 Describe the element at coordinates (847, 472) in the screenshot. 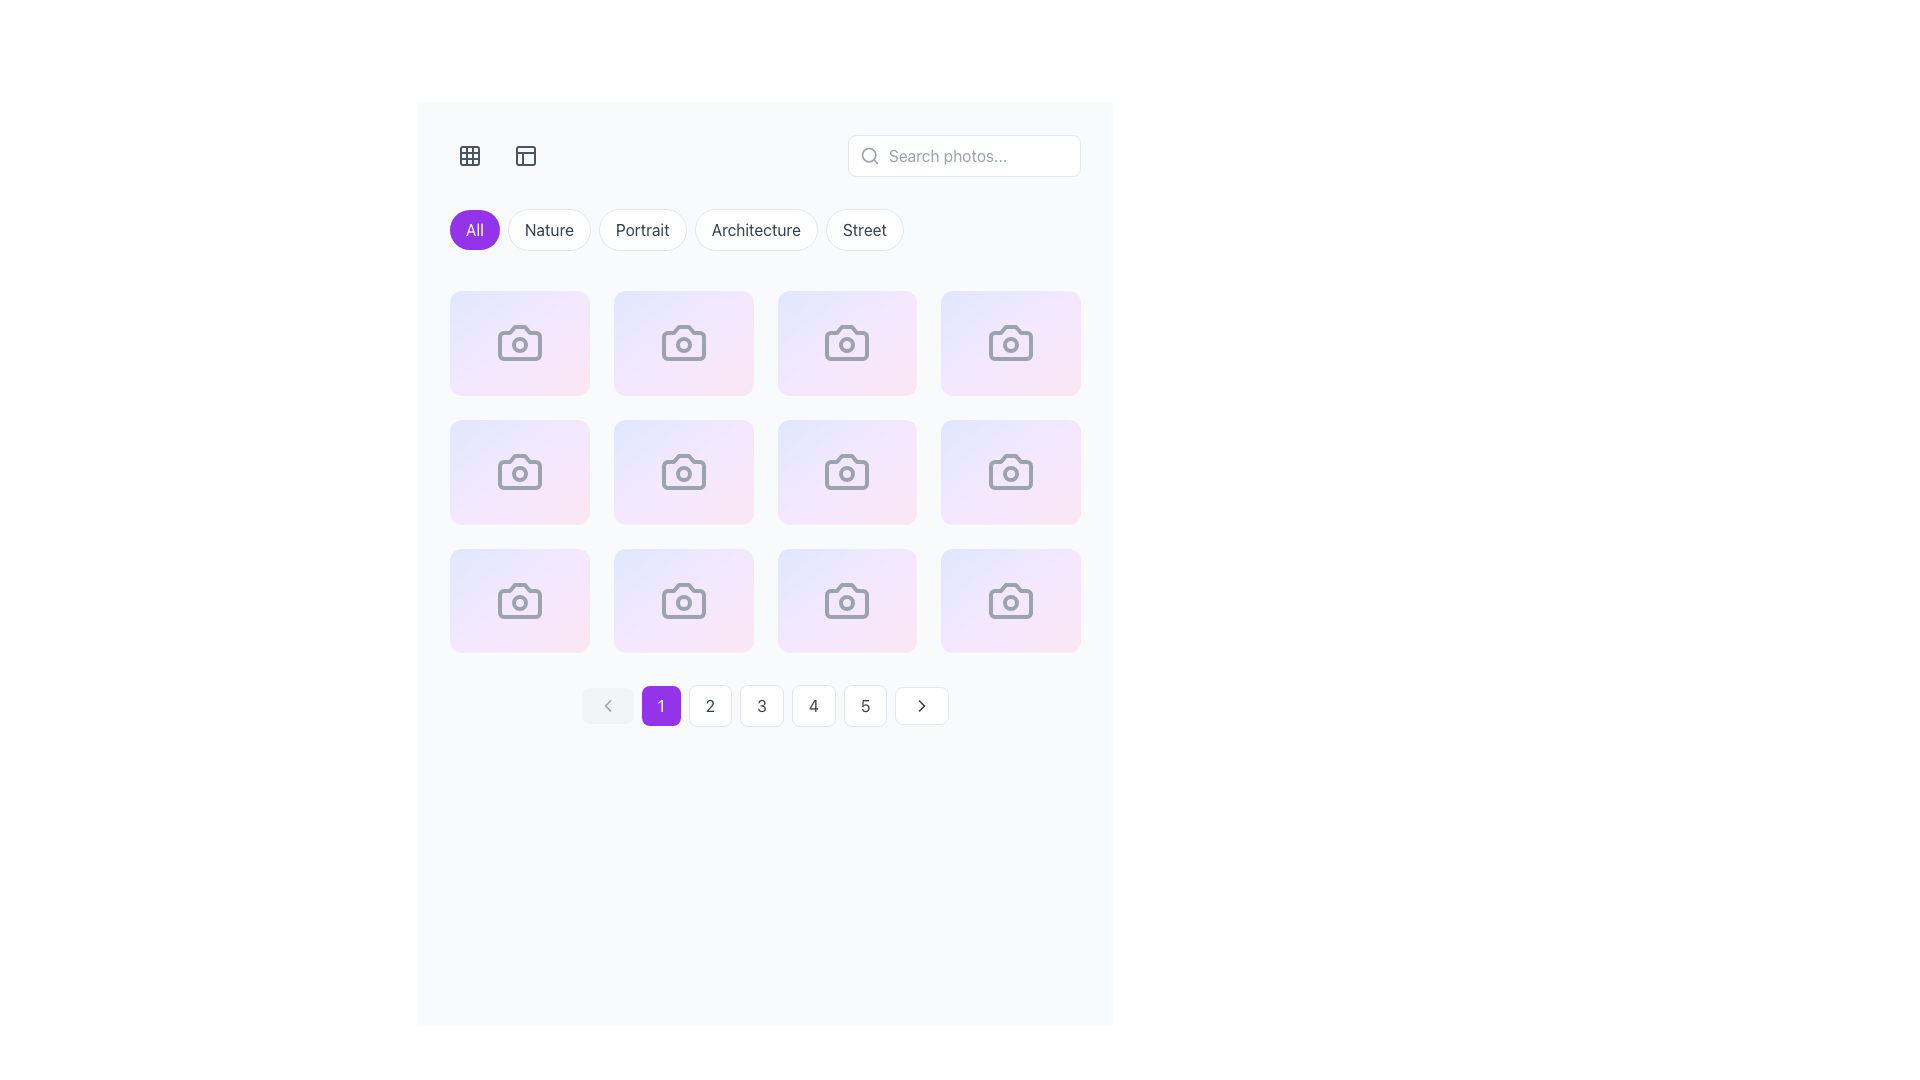

I see `the decorative camera icon located in the second column of the third row within a grid of image placeholders` at that location.